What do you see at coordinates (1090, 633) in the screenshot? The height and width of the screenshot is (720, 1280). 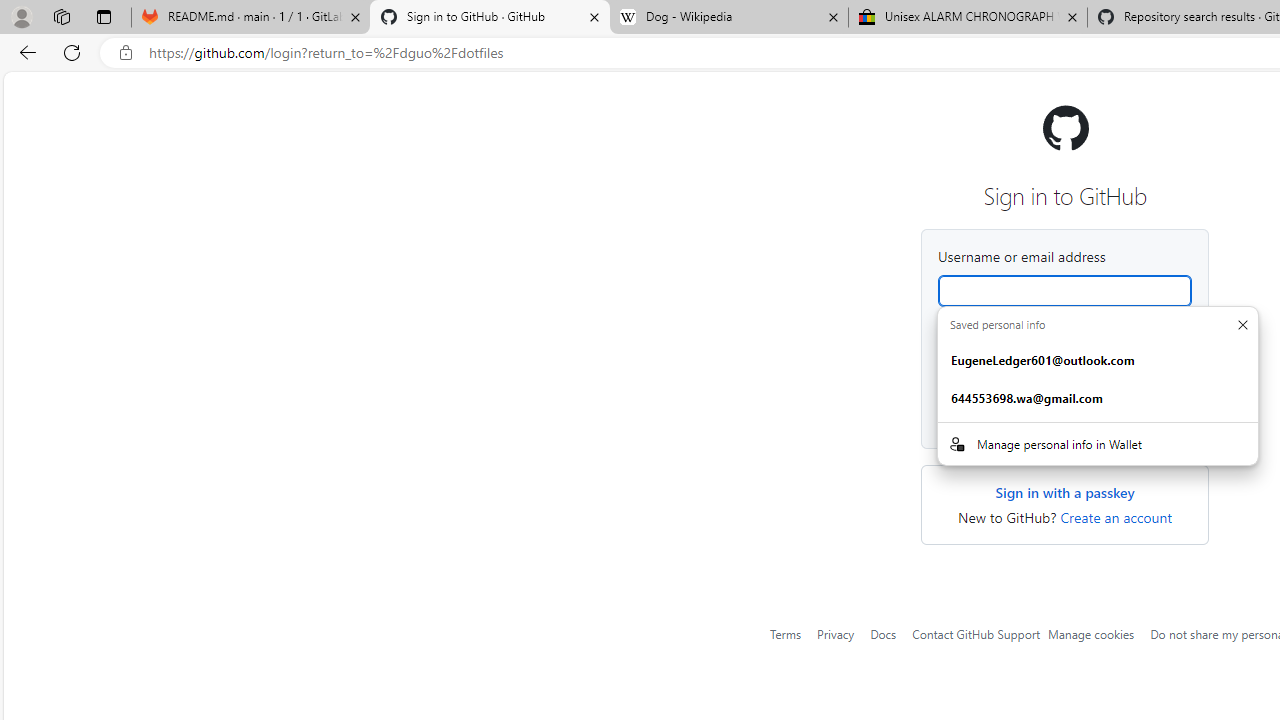 I see `'Manage cookies'` at bounding box center [1090, 633].